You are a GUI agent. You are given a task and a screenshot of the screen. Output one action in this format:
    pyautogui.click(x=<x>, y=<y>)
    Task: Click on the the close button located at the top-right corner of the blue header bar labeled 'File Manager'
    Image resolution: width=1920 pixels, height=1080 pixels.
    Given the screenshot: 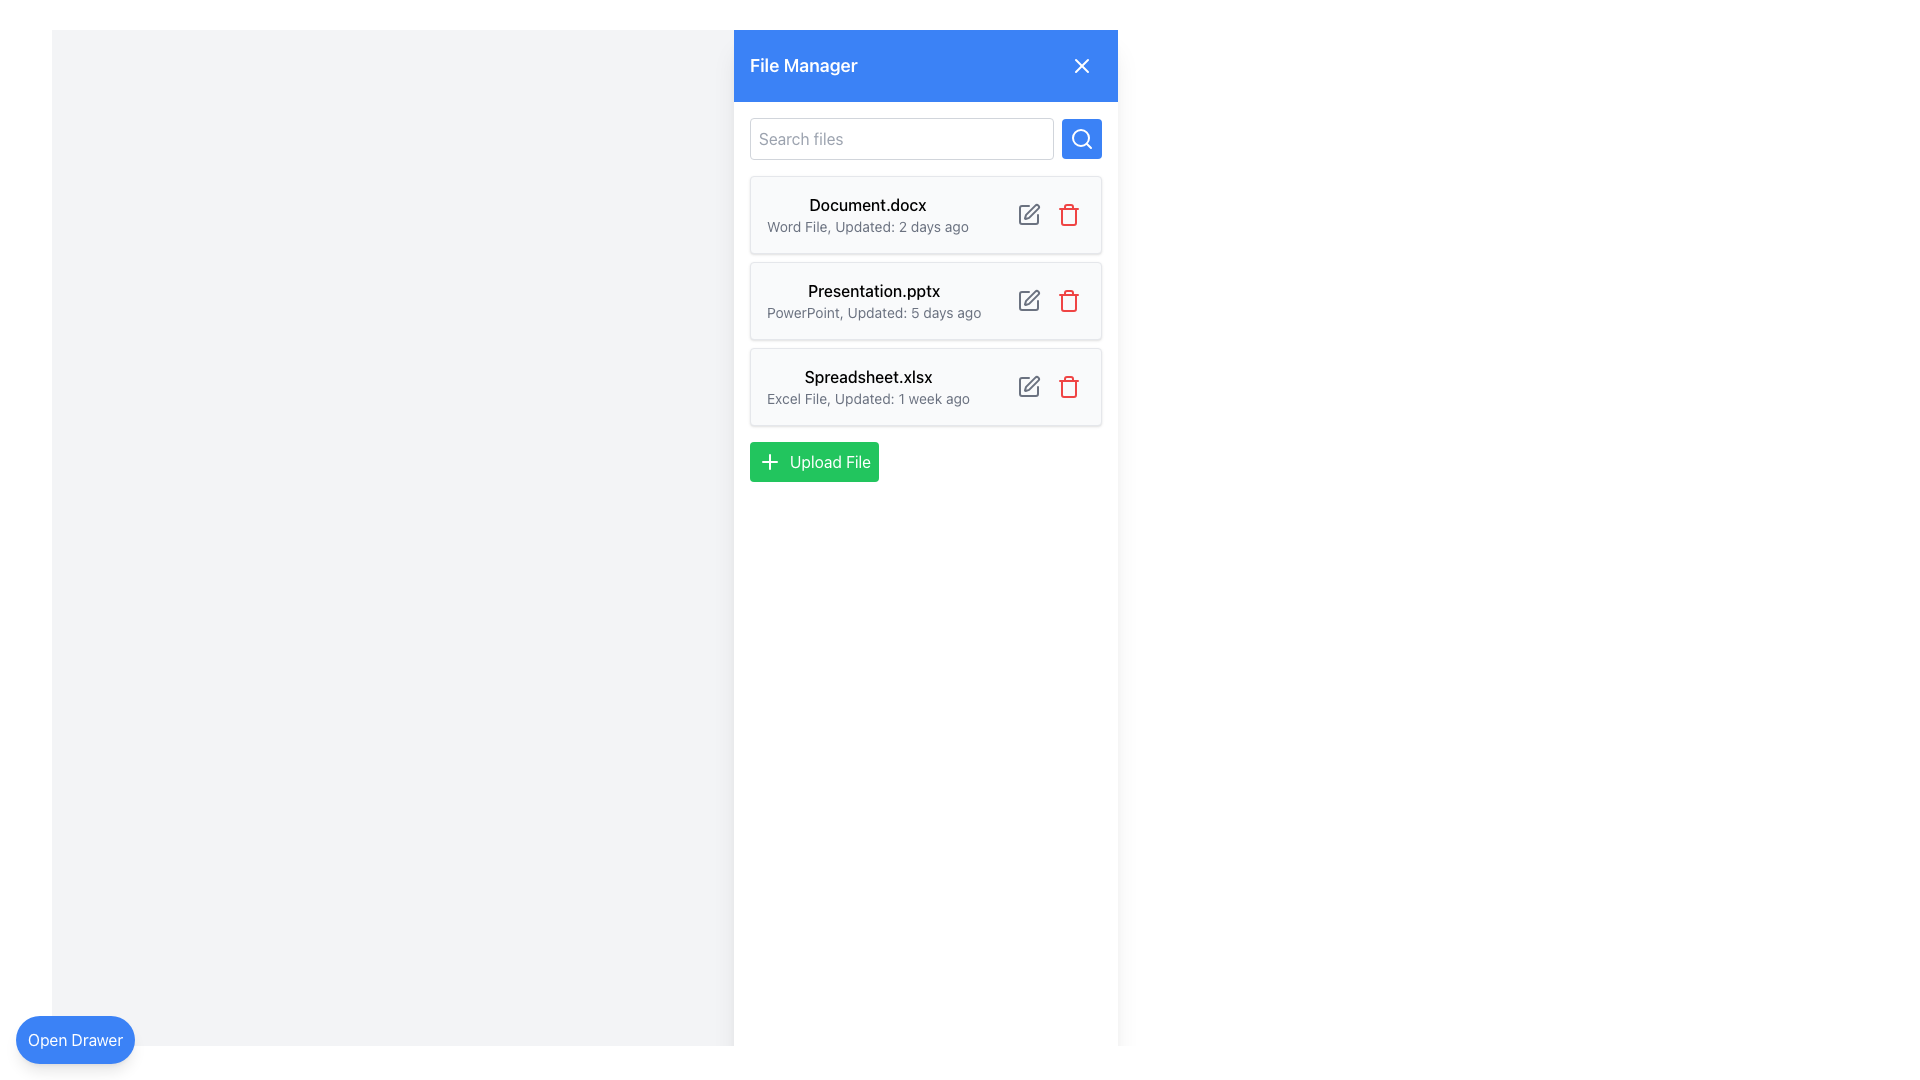 What is the action you would take?
    pyautogui.click(x=1080, y=64)
    